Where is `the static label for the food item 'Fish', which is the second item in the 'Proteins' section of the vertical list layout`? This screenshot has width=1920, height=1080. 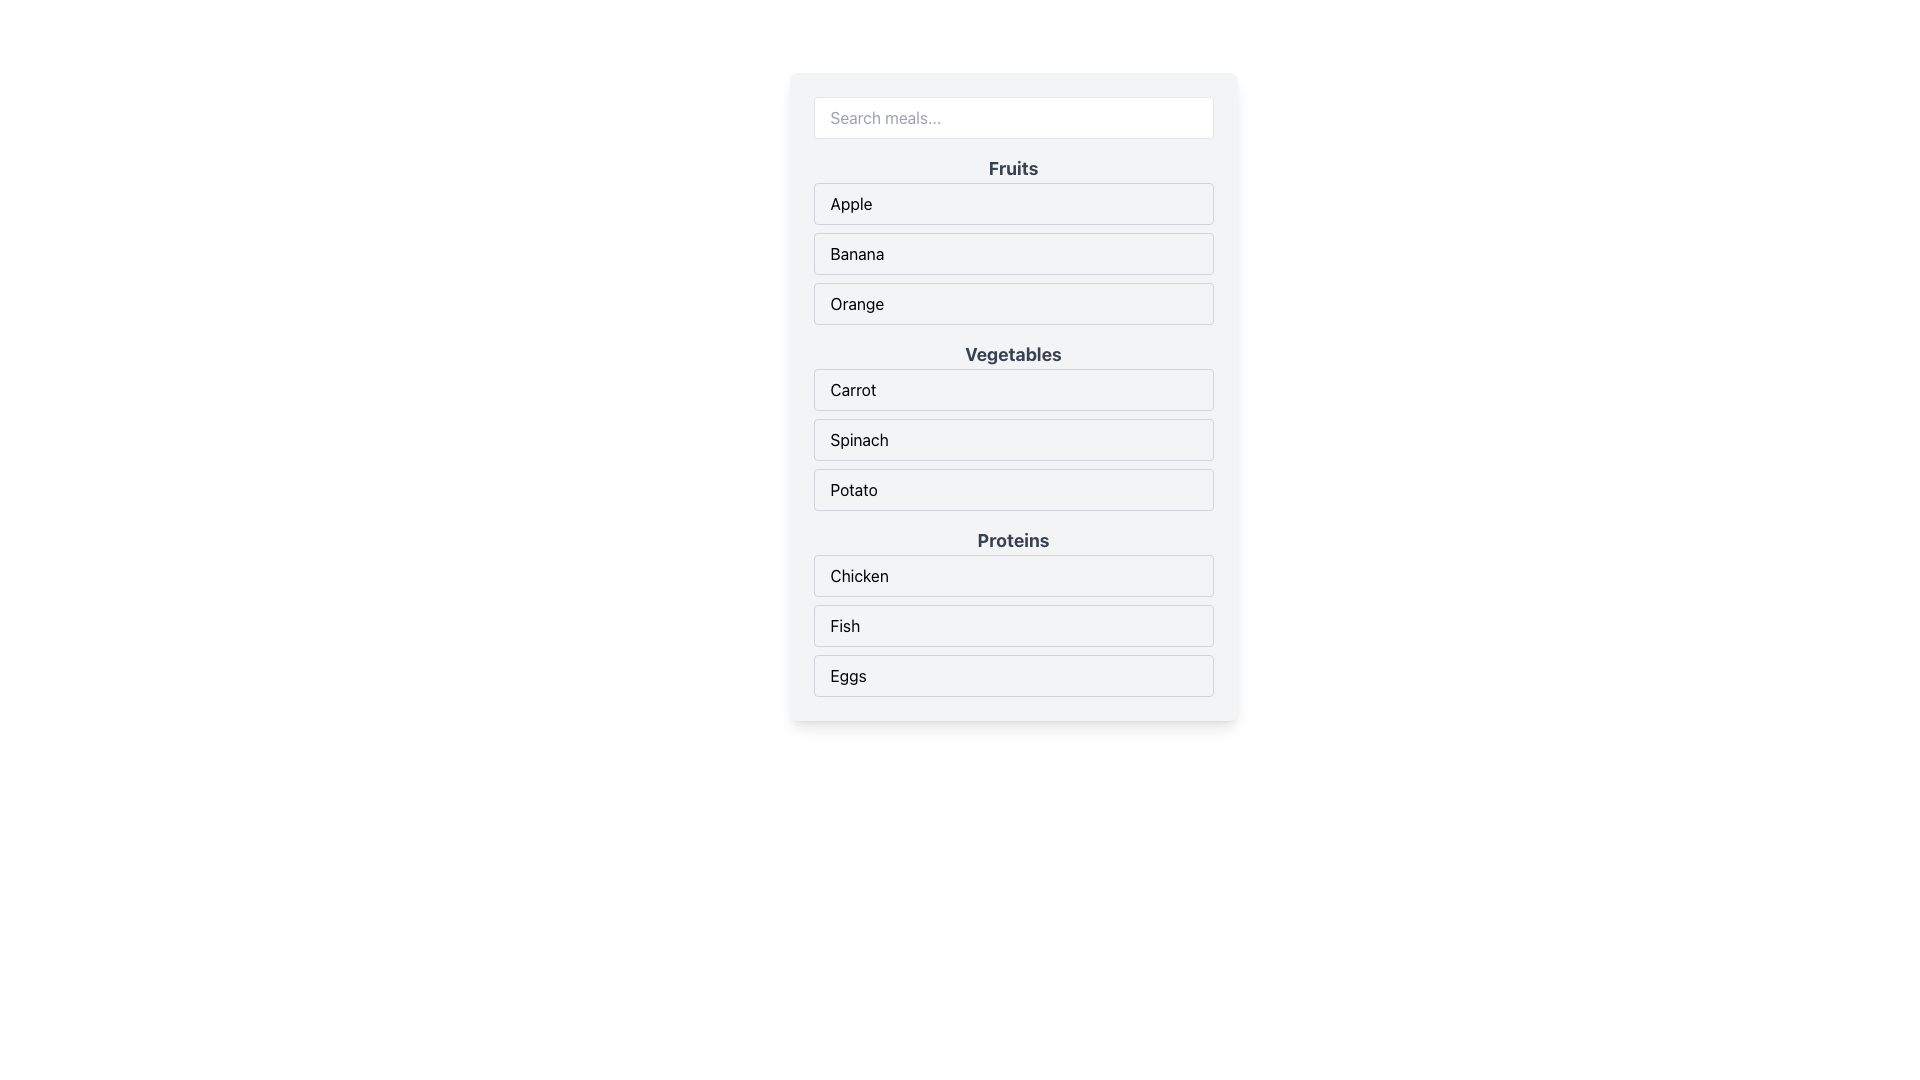
the static label for the food item 'Fish', which is the second item in the 'Proteins' section of the vertical list layout is located at coordinates (845, 624).